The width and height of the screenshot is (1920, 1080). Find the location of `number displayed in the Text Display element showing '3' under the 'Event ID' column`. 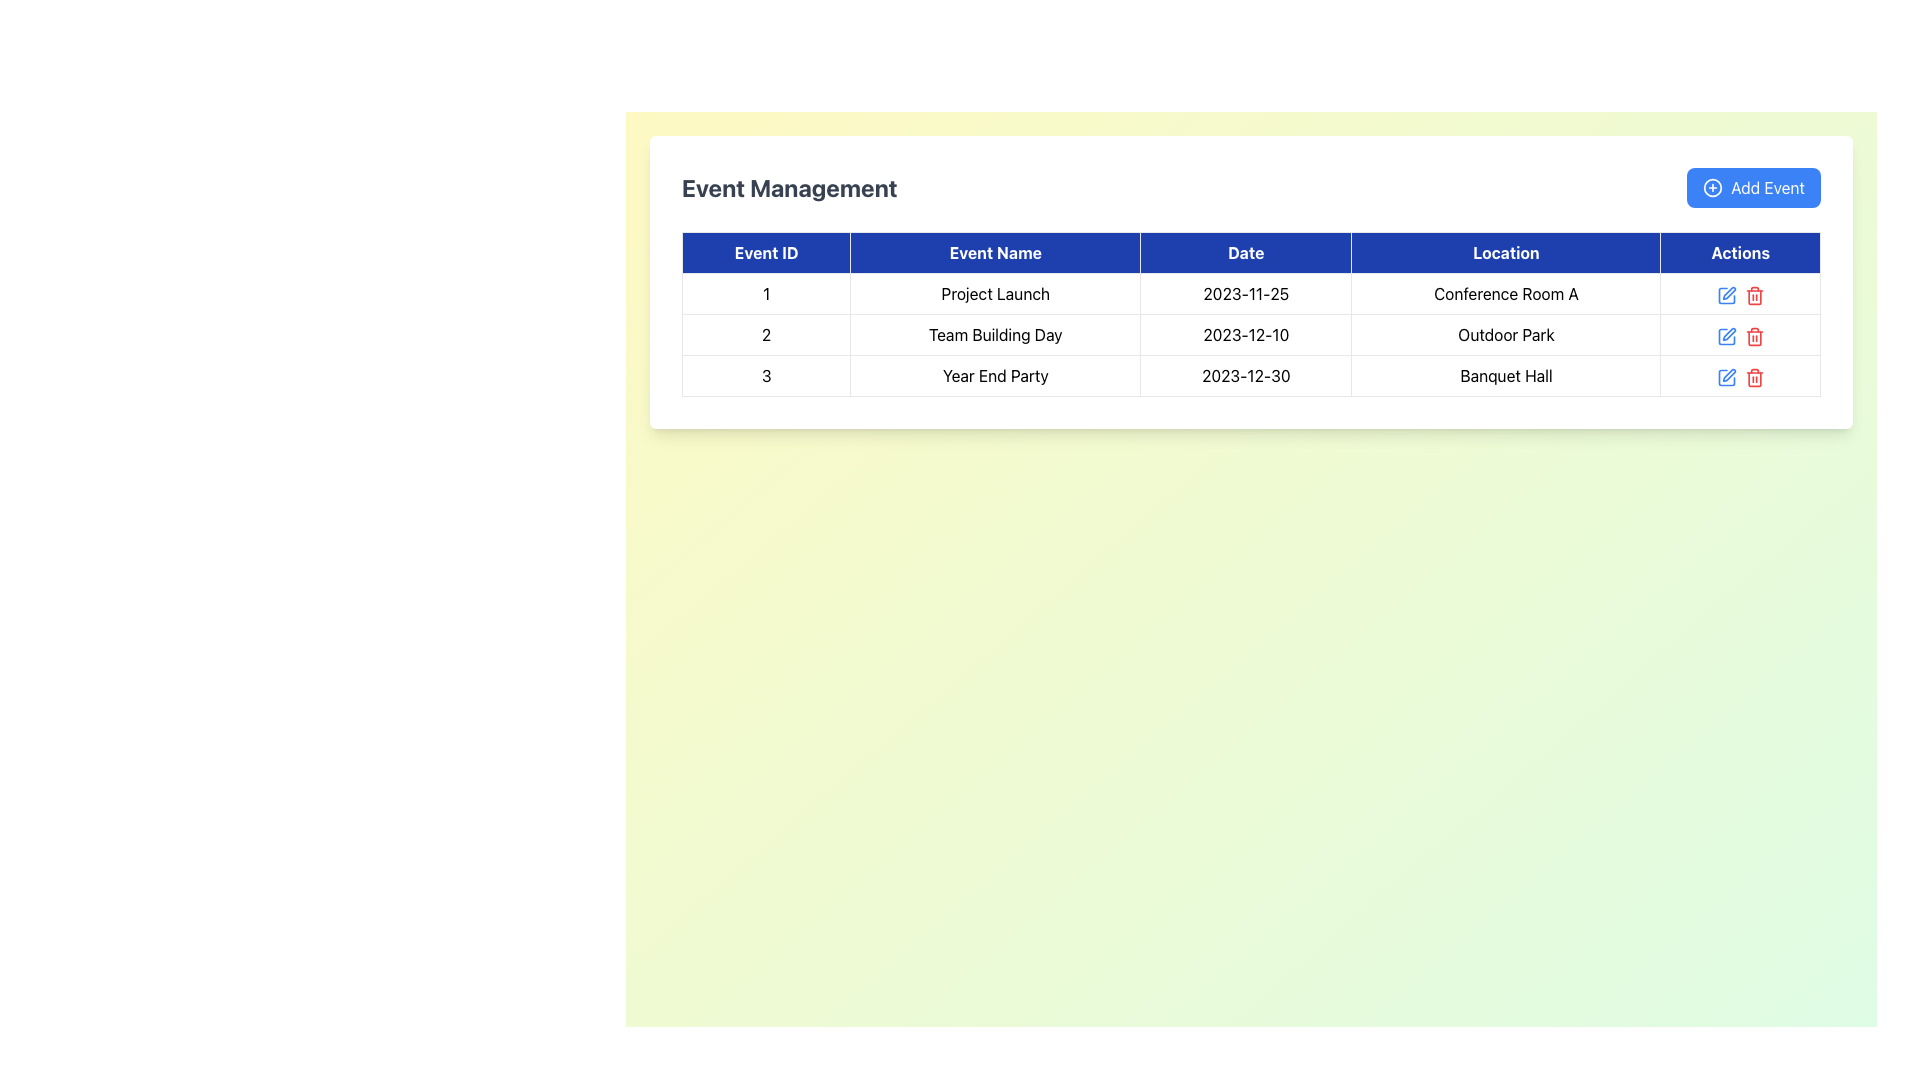

number displayed in the Text Display element showing '3' under the 'Event ID' column is located at coordinates (765, 375).